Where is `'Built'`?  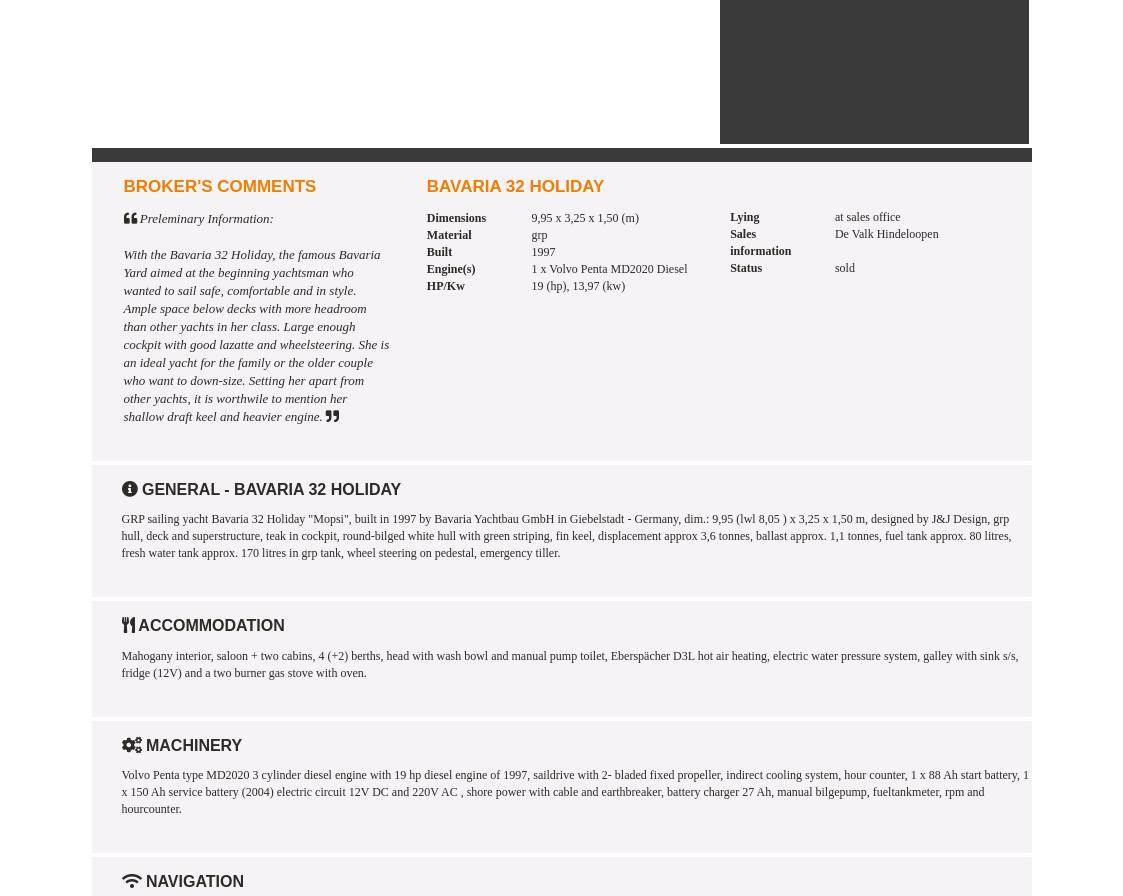
'Built' is located at coordinates (437, 250).